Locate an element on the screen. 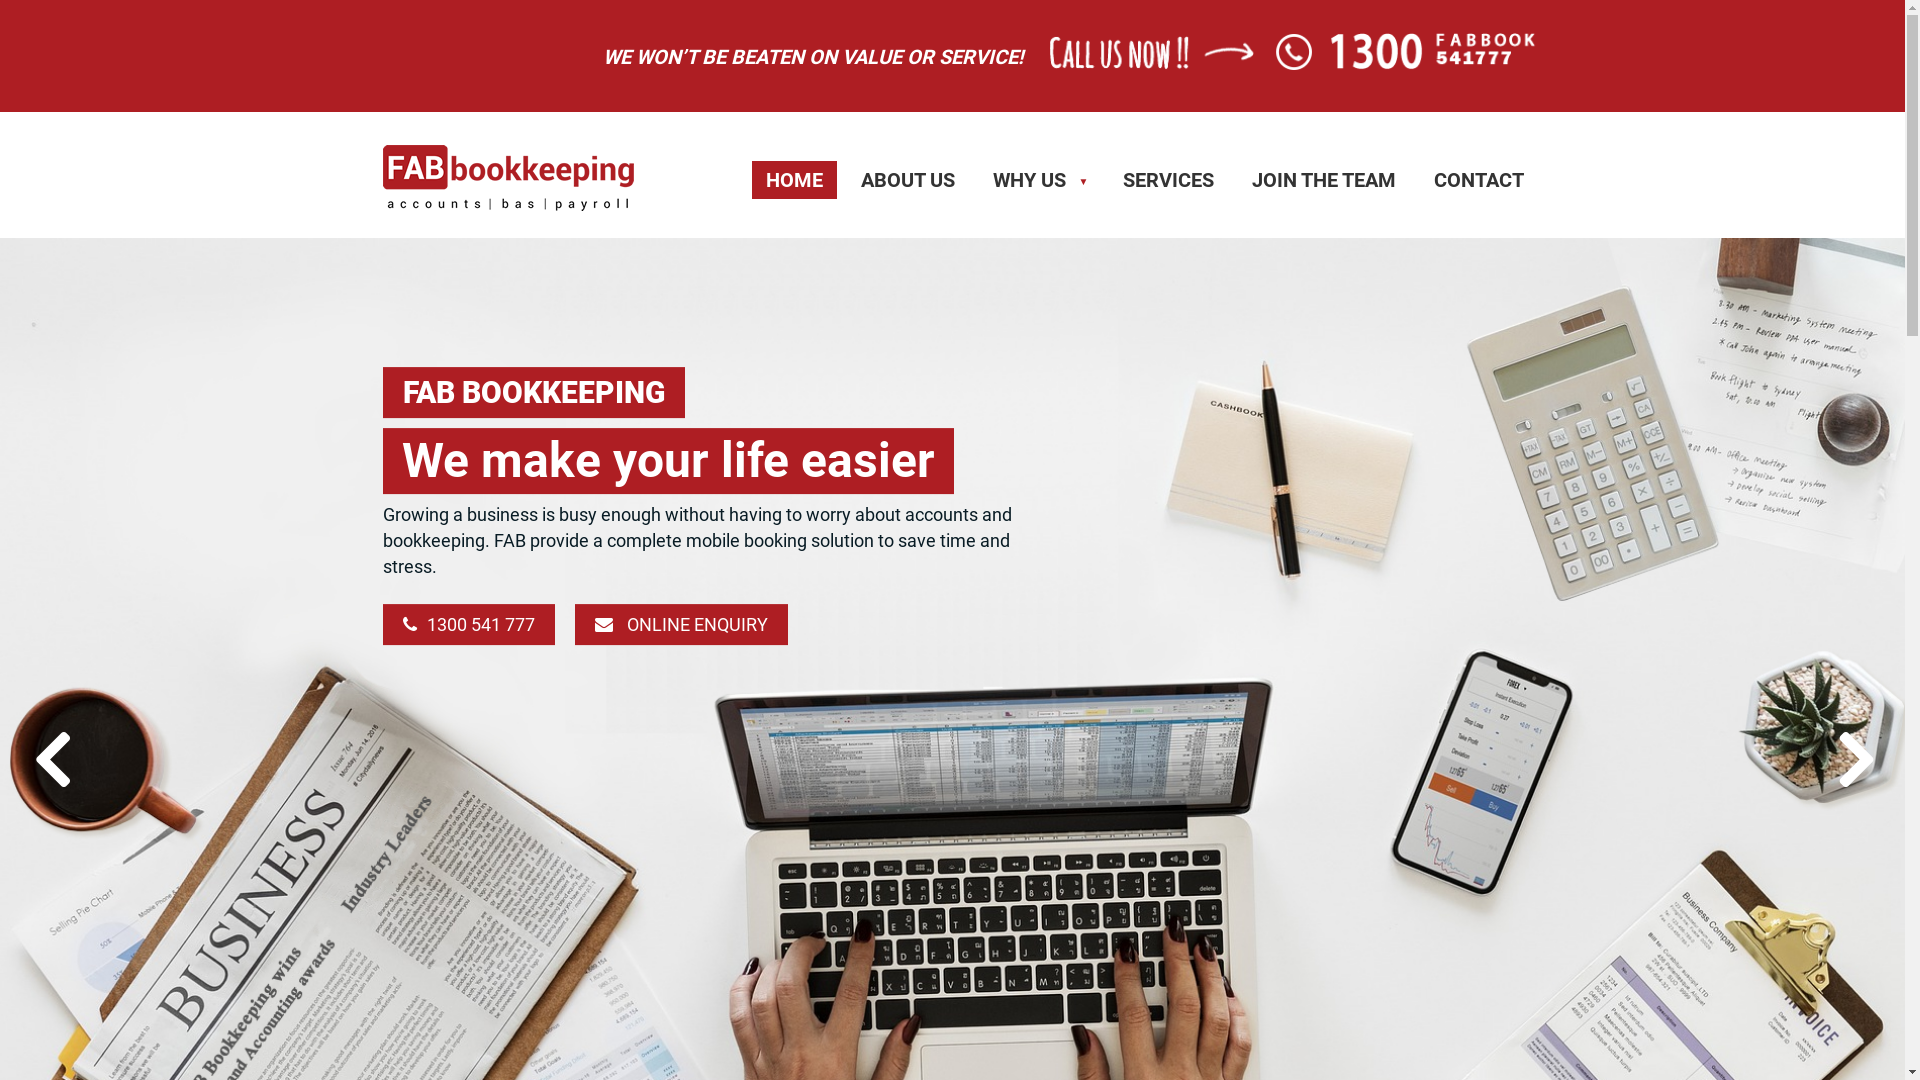 Image resolution: width=1920 pixels, height=1080 pixels. 'JOIN THE TEAM' is located at coordinates (1324, 180).